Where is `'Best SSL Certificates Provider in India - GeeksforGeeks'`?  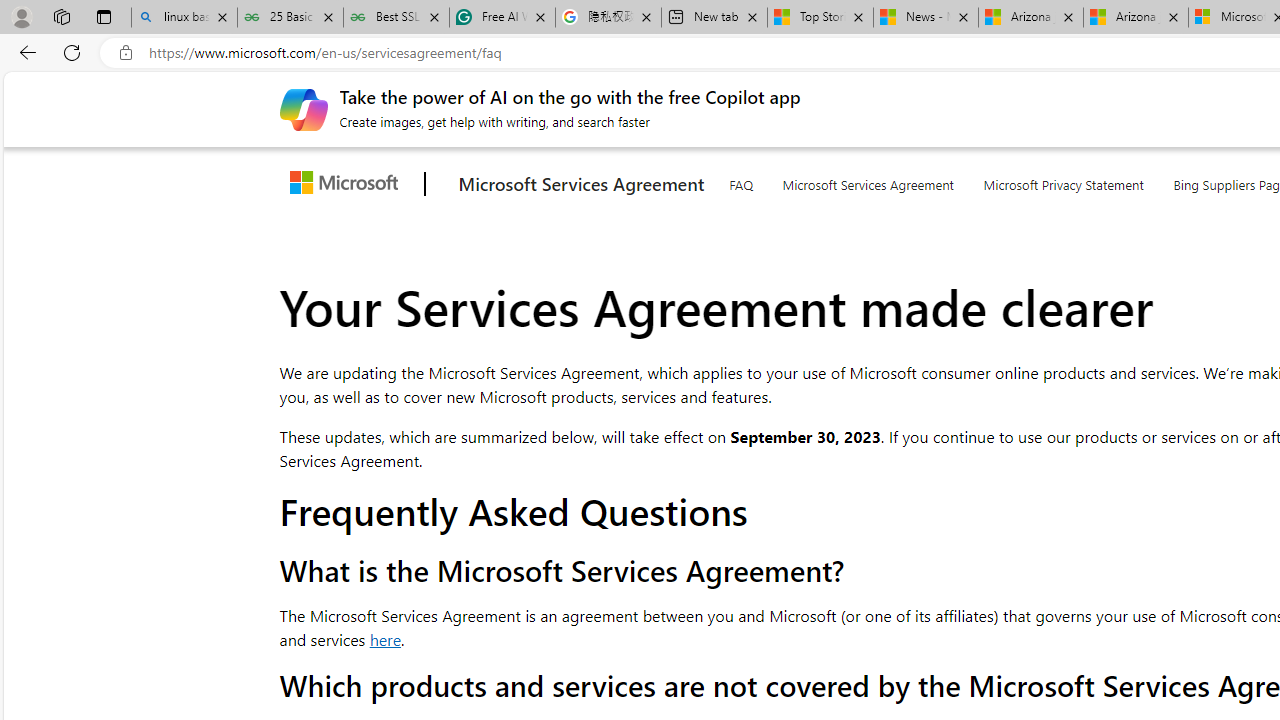 'Best SSL Certificates Provider in India - GeeksforGeeks' is located at coordinates (396, 17).